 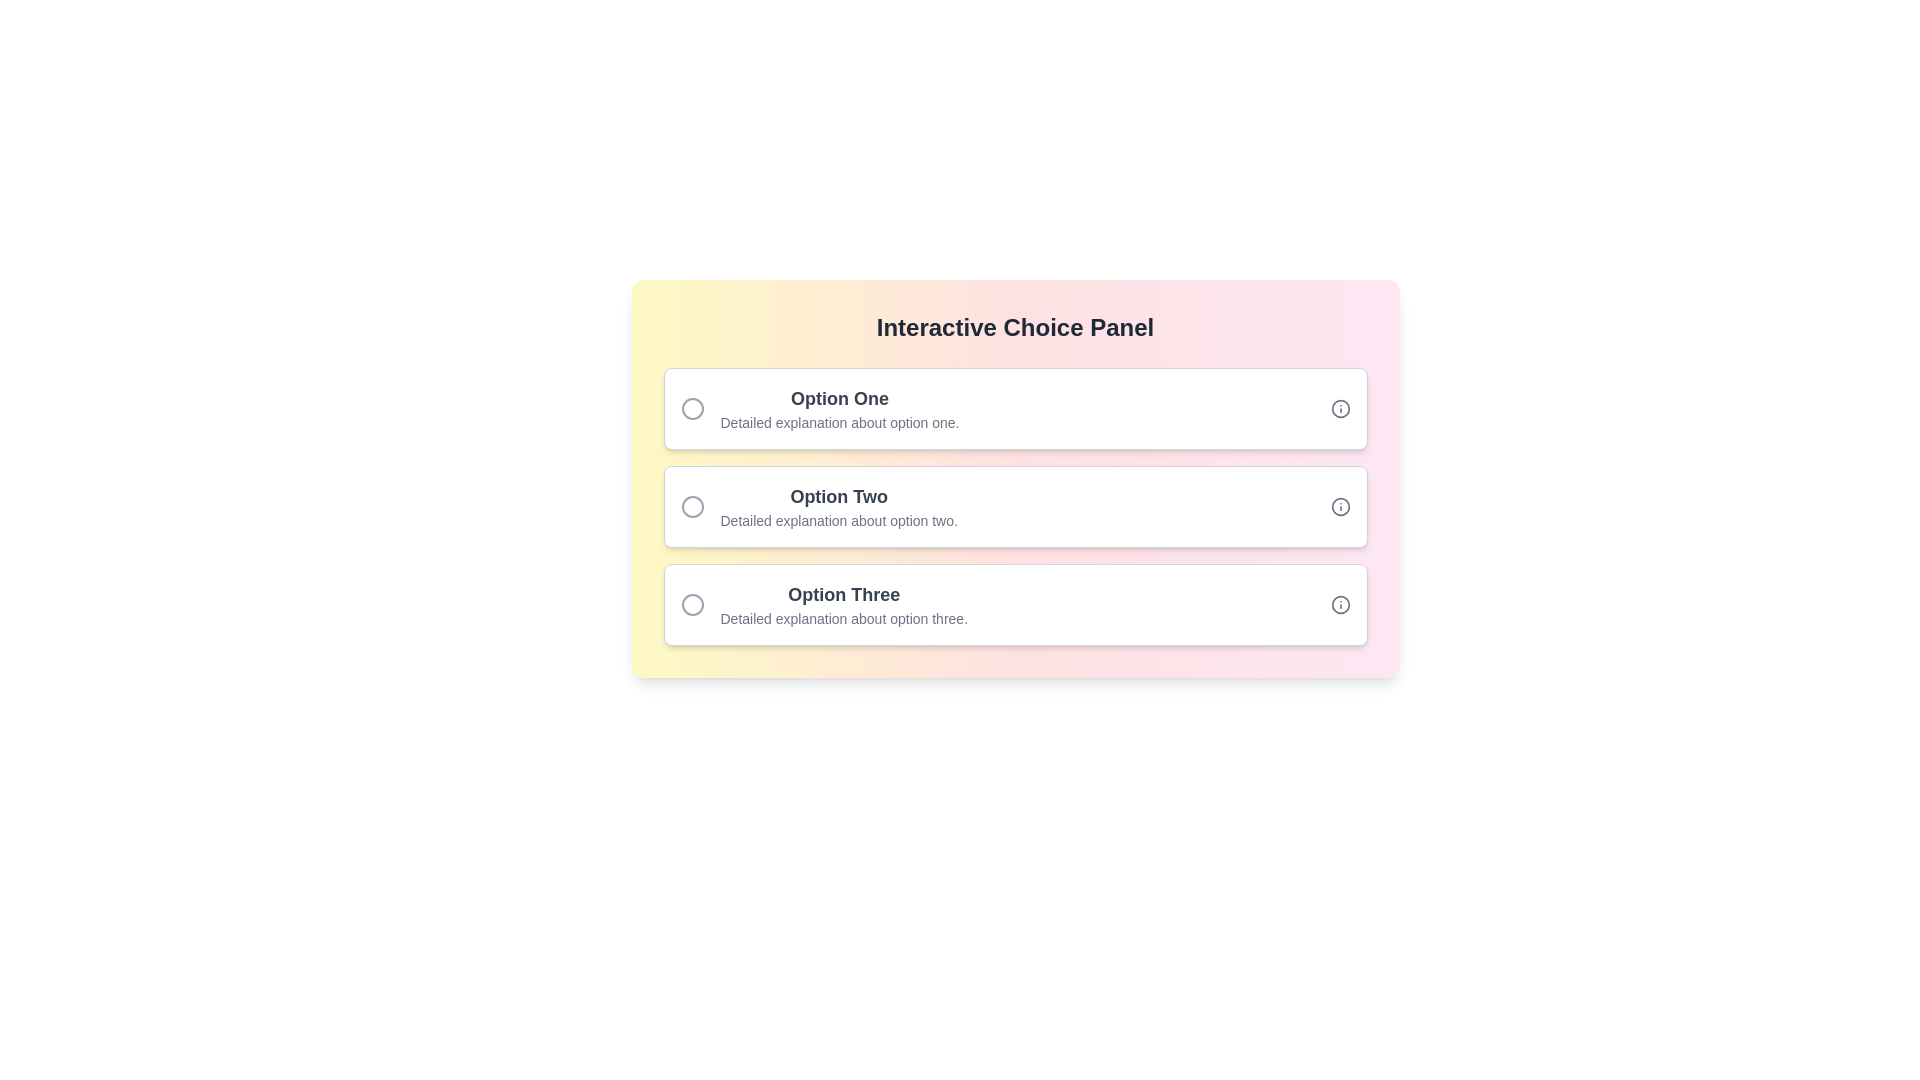 I want to click on the Circle SVG element that serves as the visual indicator for the second radio button option in the 'Interactive Choice Panel', which indicates an unselected state, so click(x=692, y=505).